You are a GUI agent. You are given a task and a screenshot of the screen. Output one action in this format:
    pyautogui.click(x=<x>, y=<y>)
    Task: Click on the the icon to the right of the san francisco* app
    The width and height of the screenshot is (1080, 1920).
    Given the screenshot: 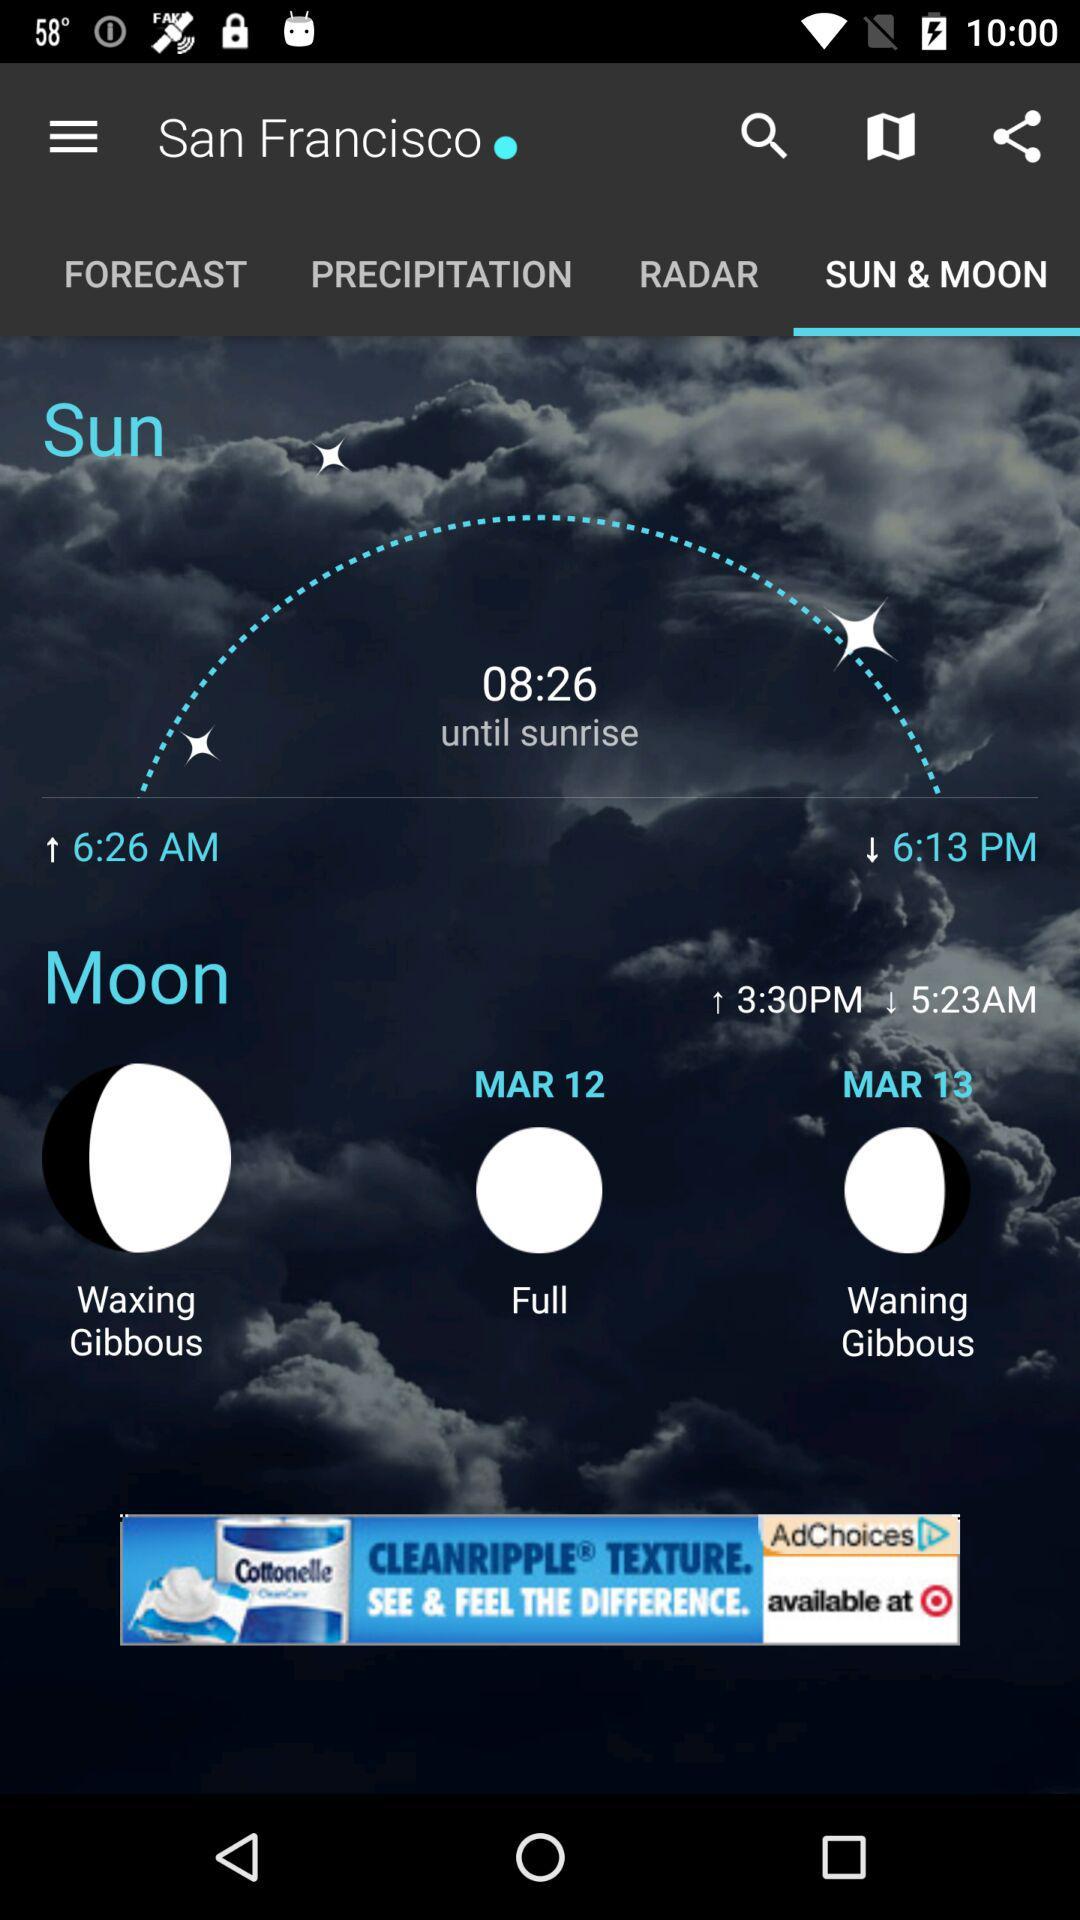 What is the action you would take?
    pyautogui.click(x=764, y=135)
    